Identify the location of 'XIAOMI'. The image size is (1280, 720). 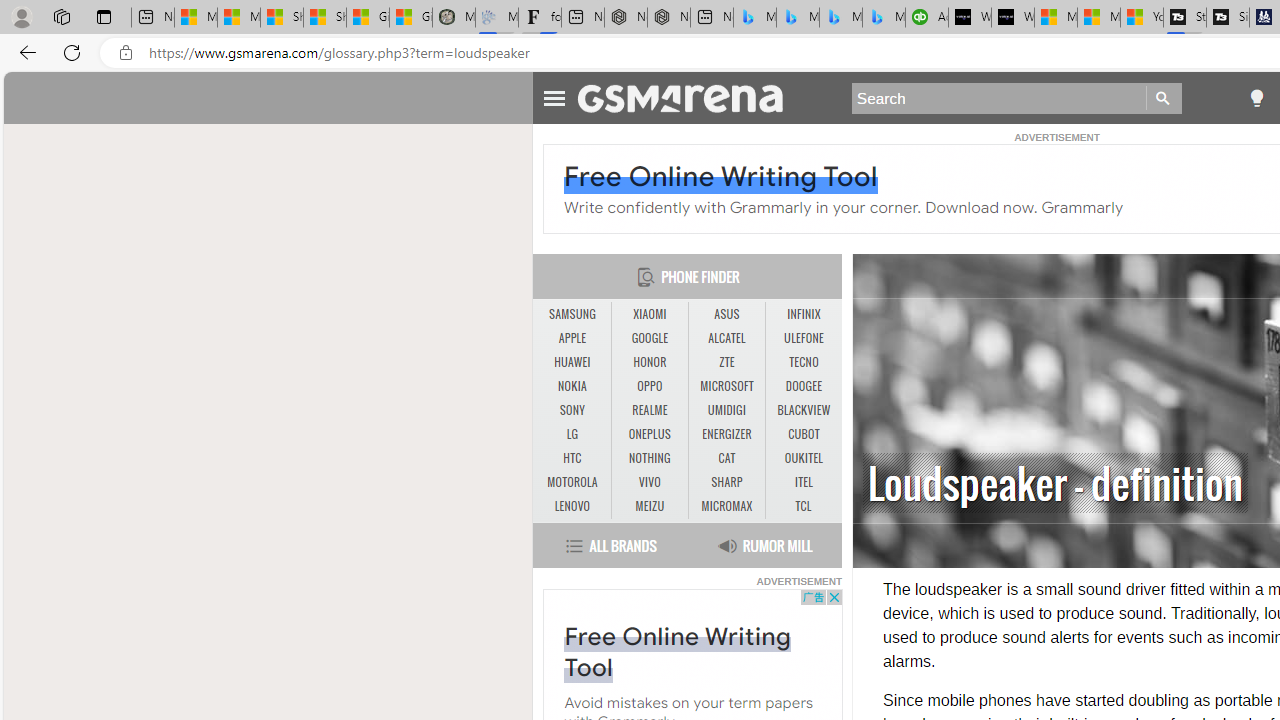
(650, 315).